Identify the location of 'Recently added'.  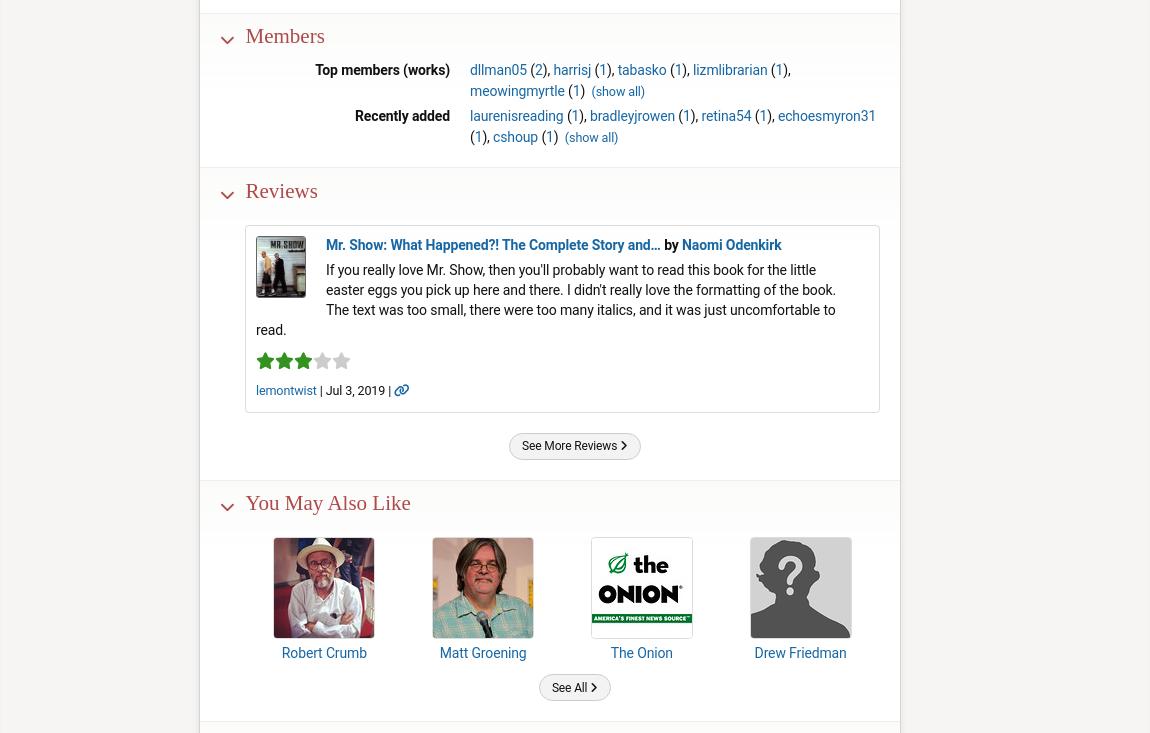
(402, 116).